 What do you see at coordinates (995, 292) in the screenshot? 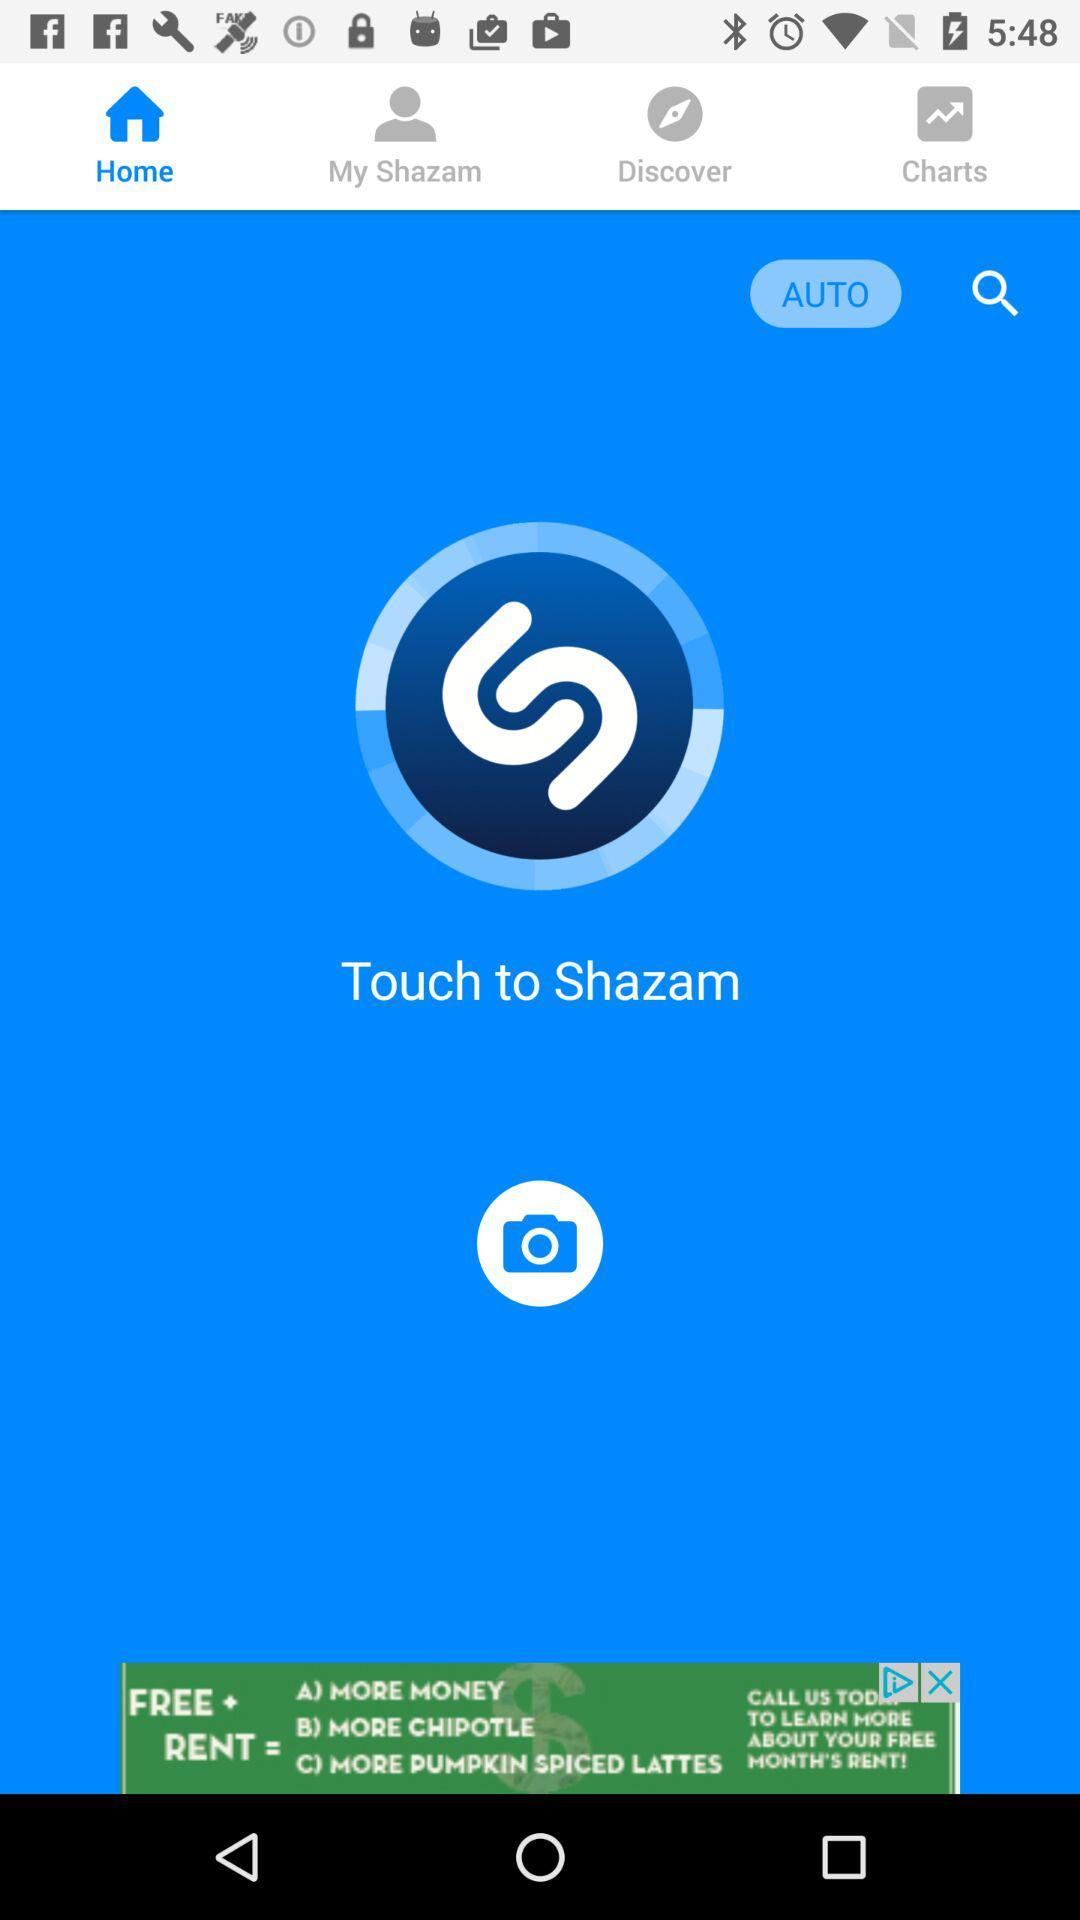
I see `search` at bounding box center [995, 292].